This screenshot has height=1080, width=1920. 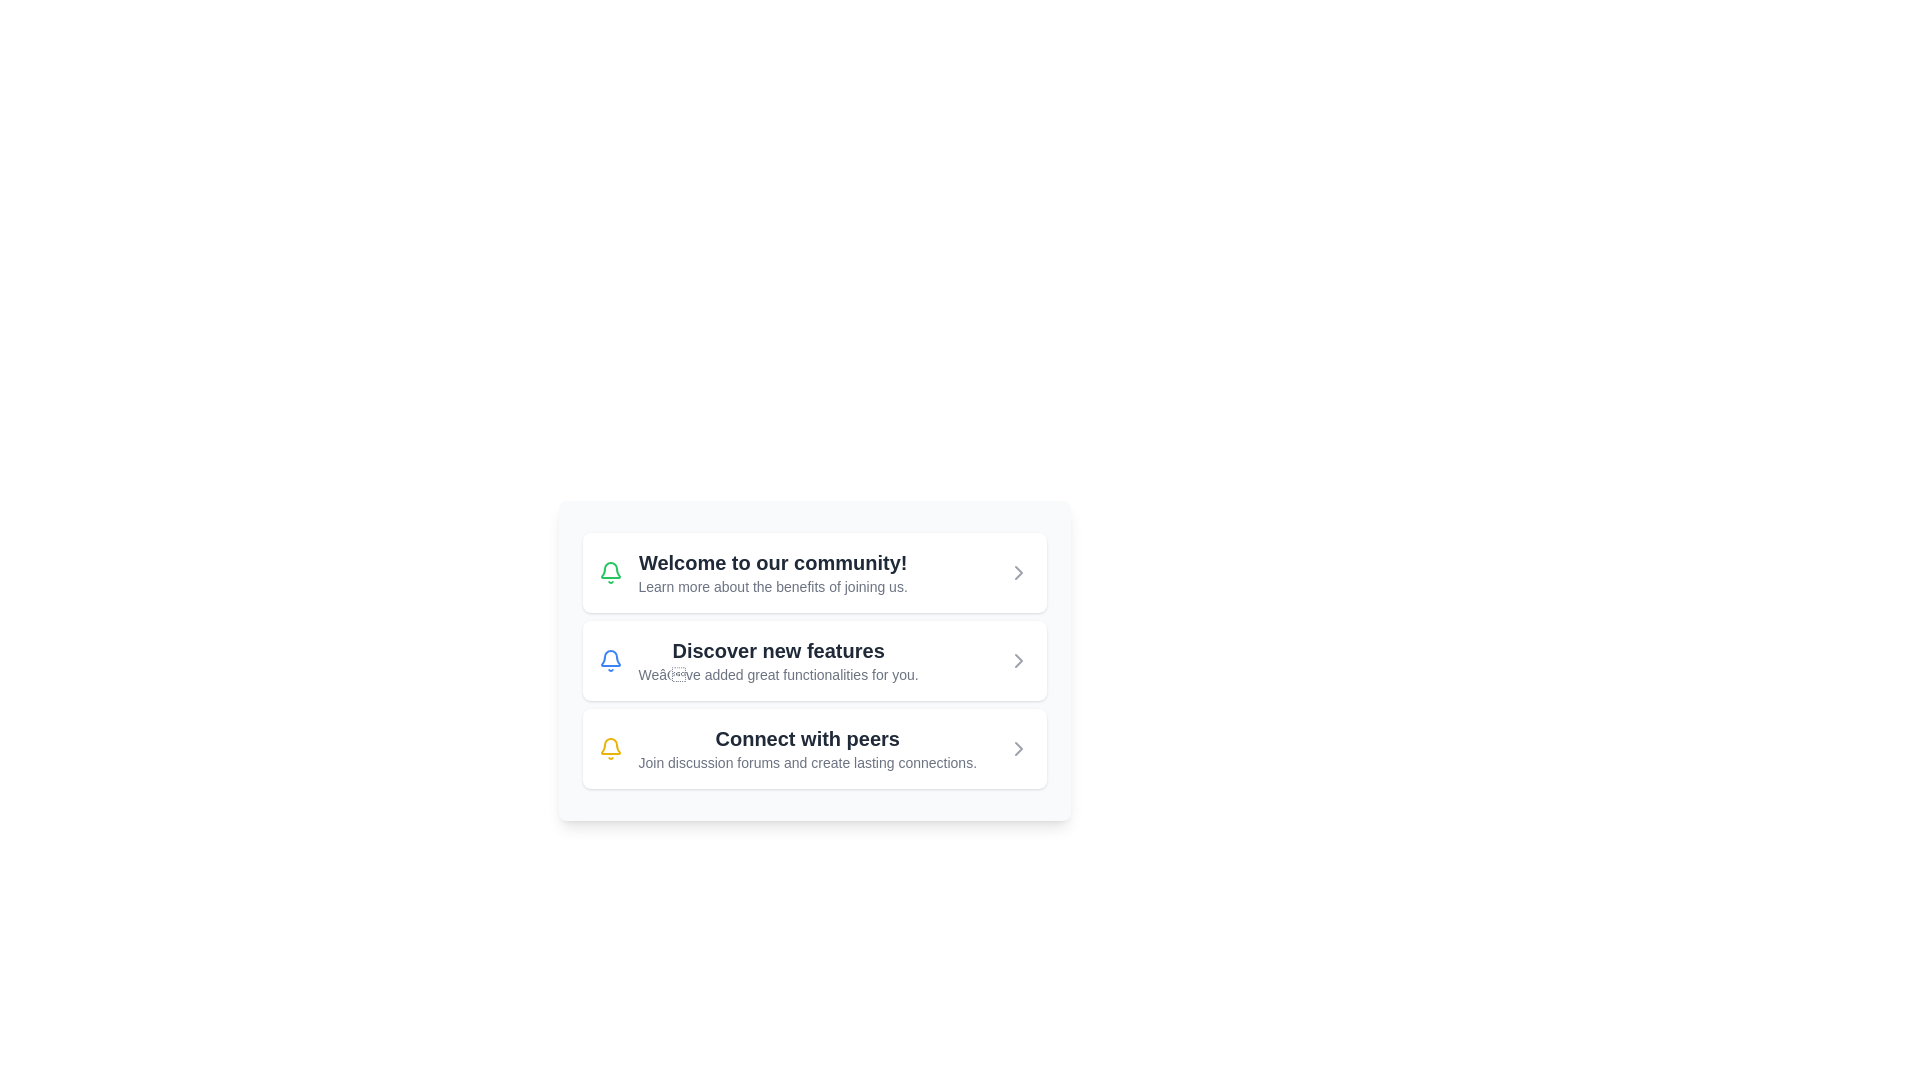 What do you see at coordinates (1018, 573) in the screenshot?
I see `the Chevron-Right SVG icon located at the far right of the first list item containing the text 'Welcome to our community!'` at bounding box center [1018, 573].